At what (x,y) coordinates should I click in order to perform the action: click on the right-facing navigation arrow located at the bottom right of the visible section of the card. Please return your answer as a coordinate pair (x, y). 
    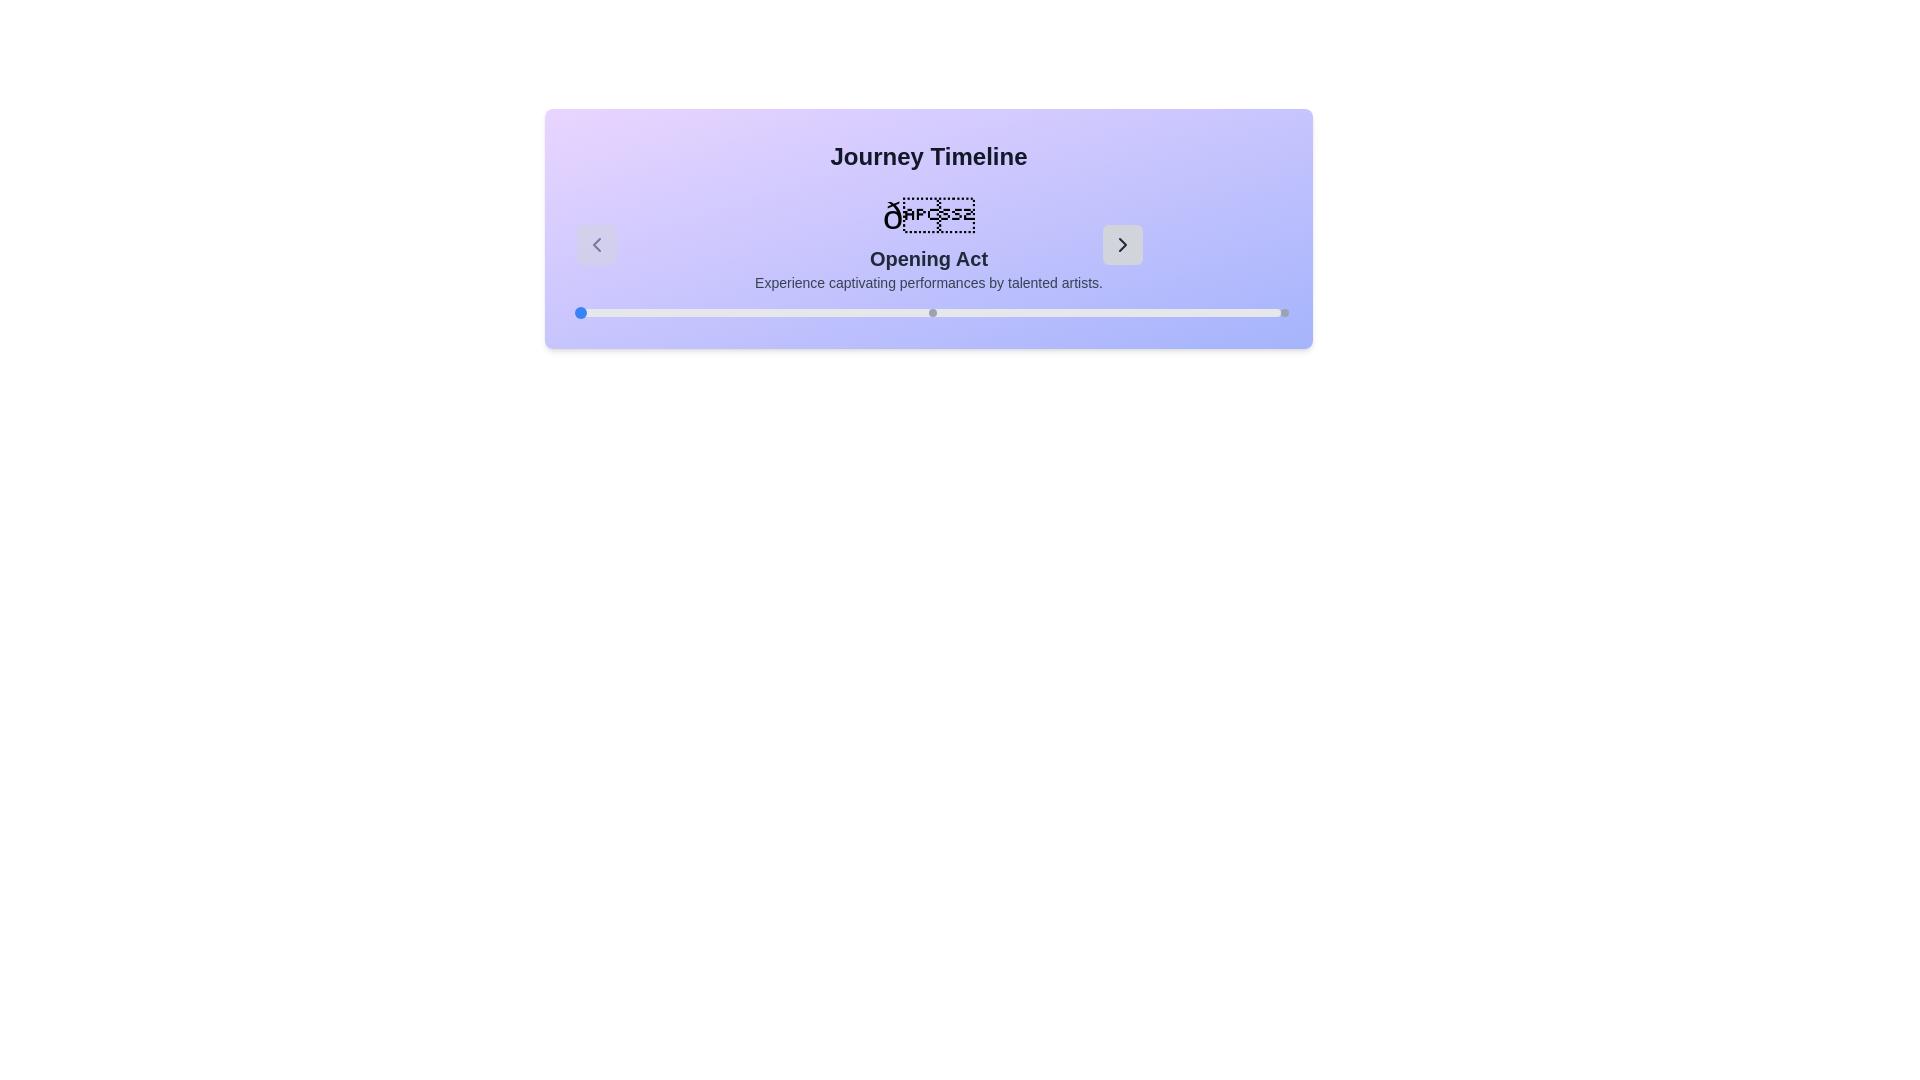
    Looking at the image, I should click on (1123, 244).